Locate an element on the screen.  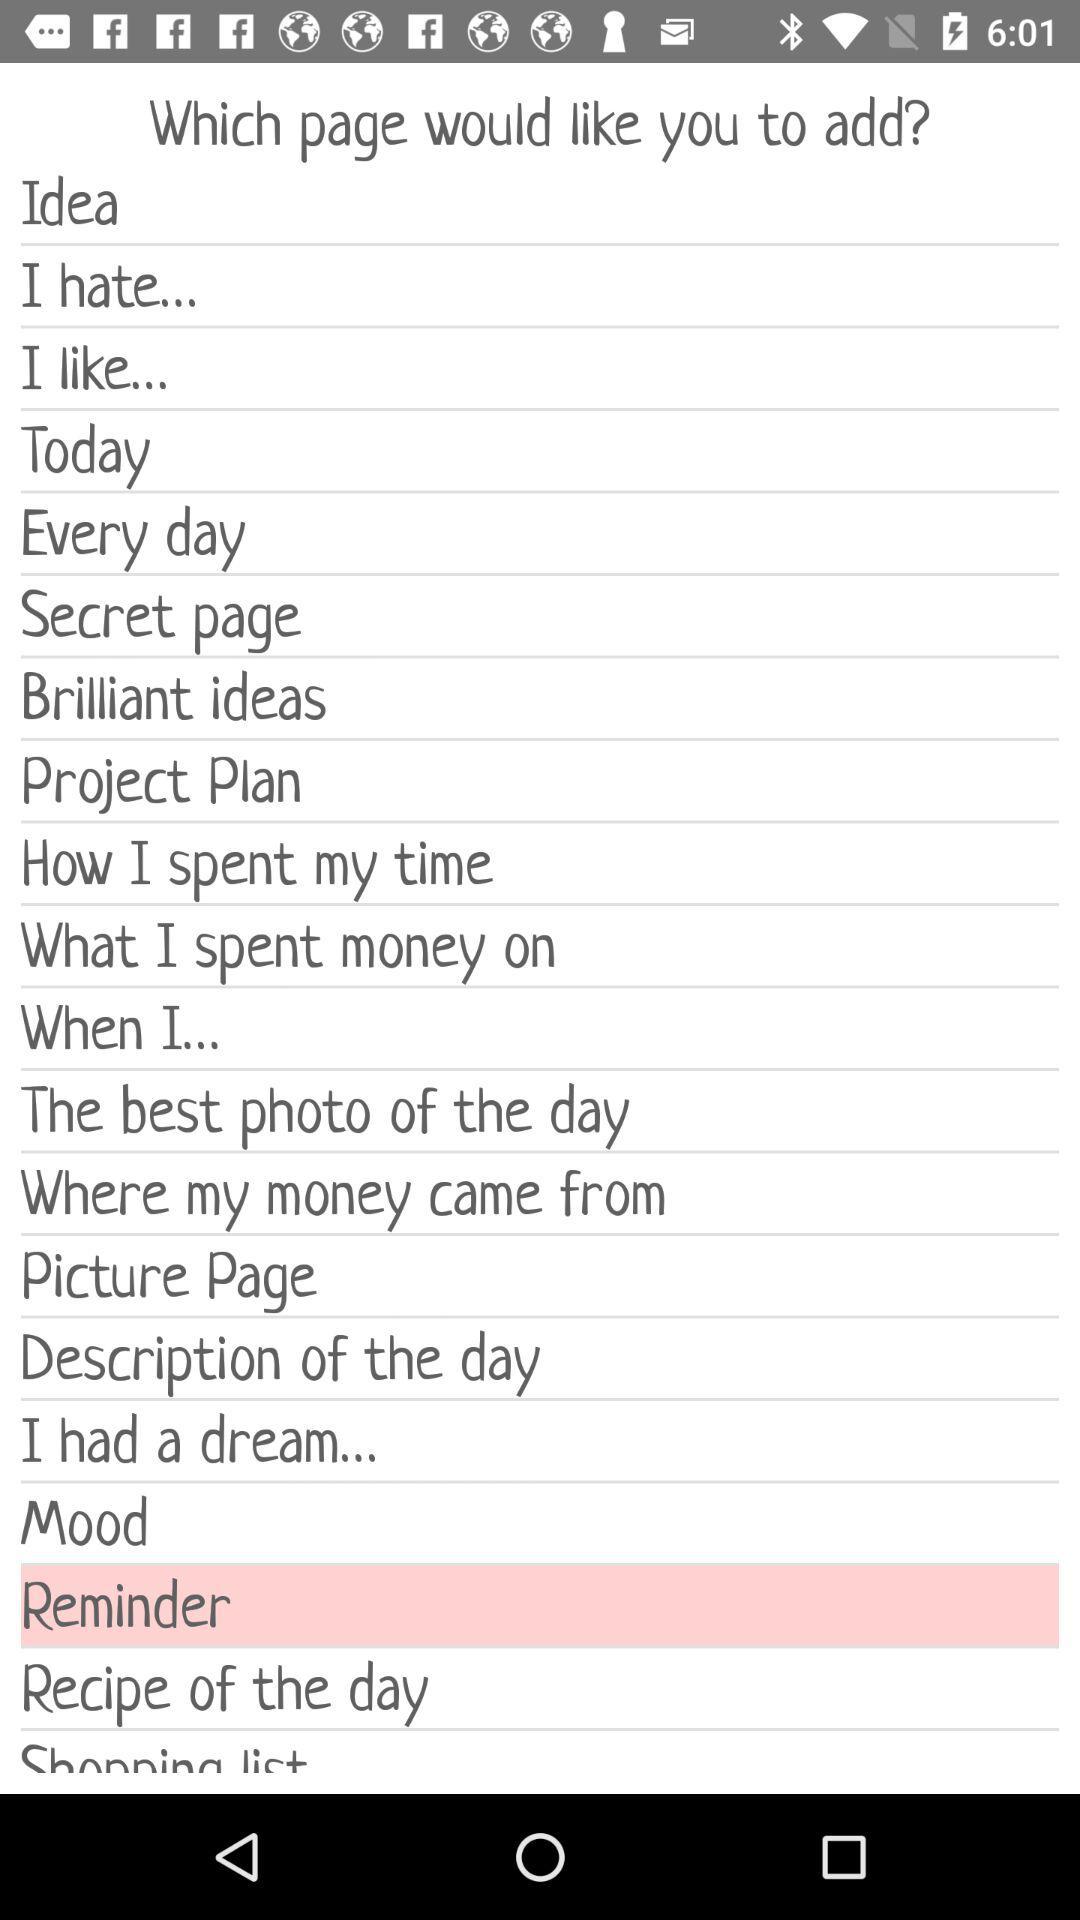
icon above the where my money icon is located at coordinates (540, 1109).